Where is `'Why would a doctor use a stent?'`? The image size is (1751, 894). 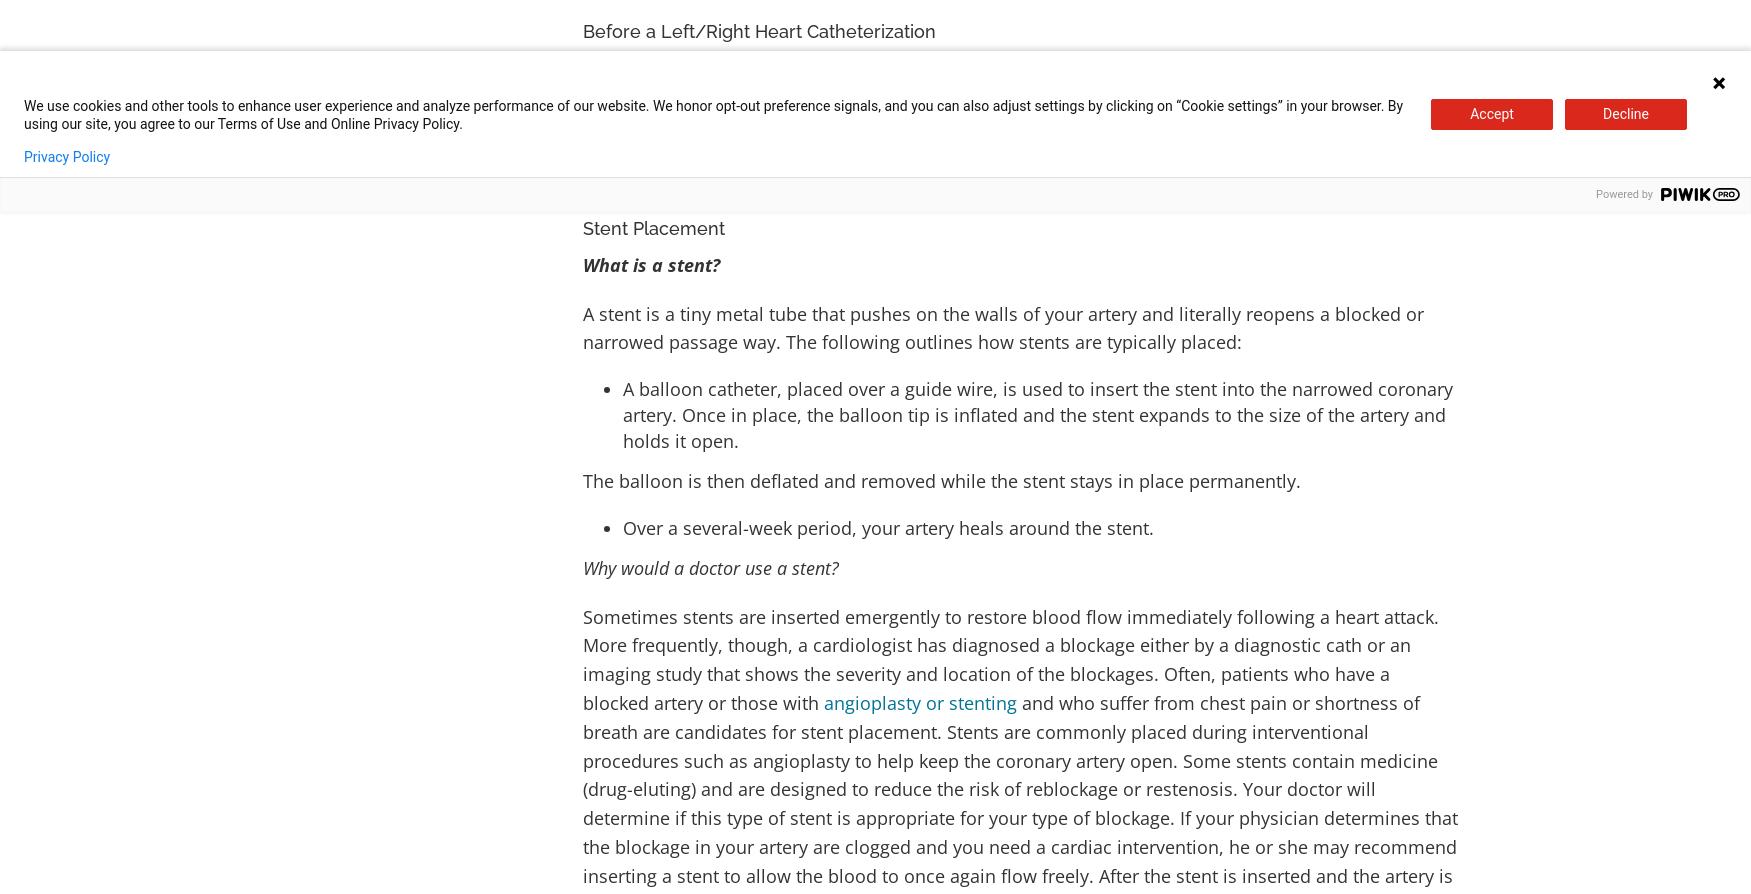 'Why would a doctor use a stent?' is located at coordinates (711, 566).